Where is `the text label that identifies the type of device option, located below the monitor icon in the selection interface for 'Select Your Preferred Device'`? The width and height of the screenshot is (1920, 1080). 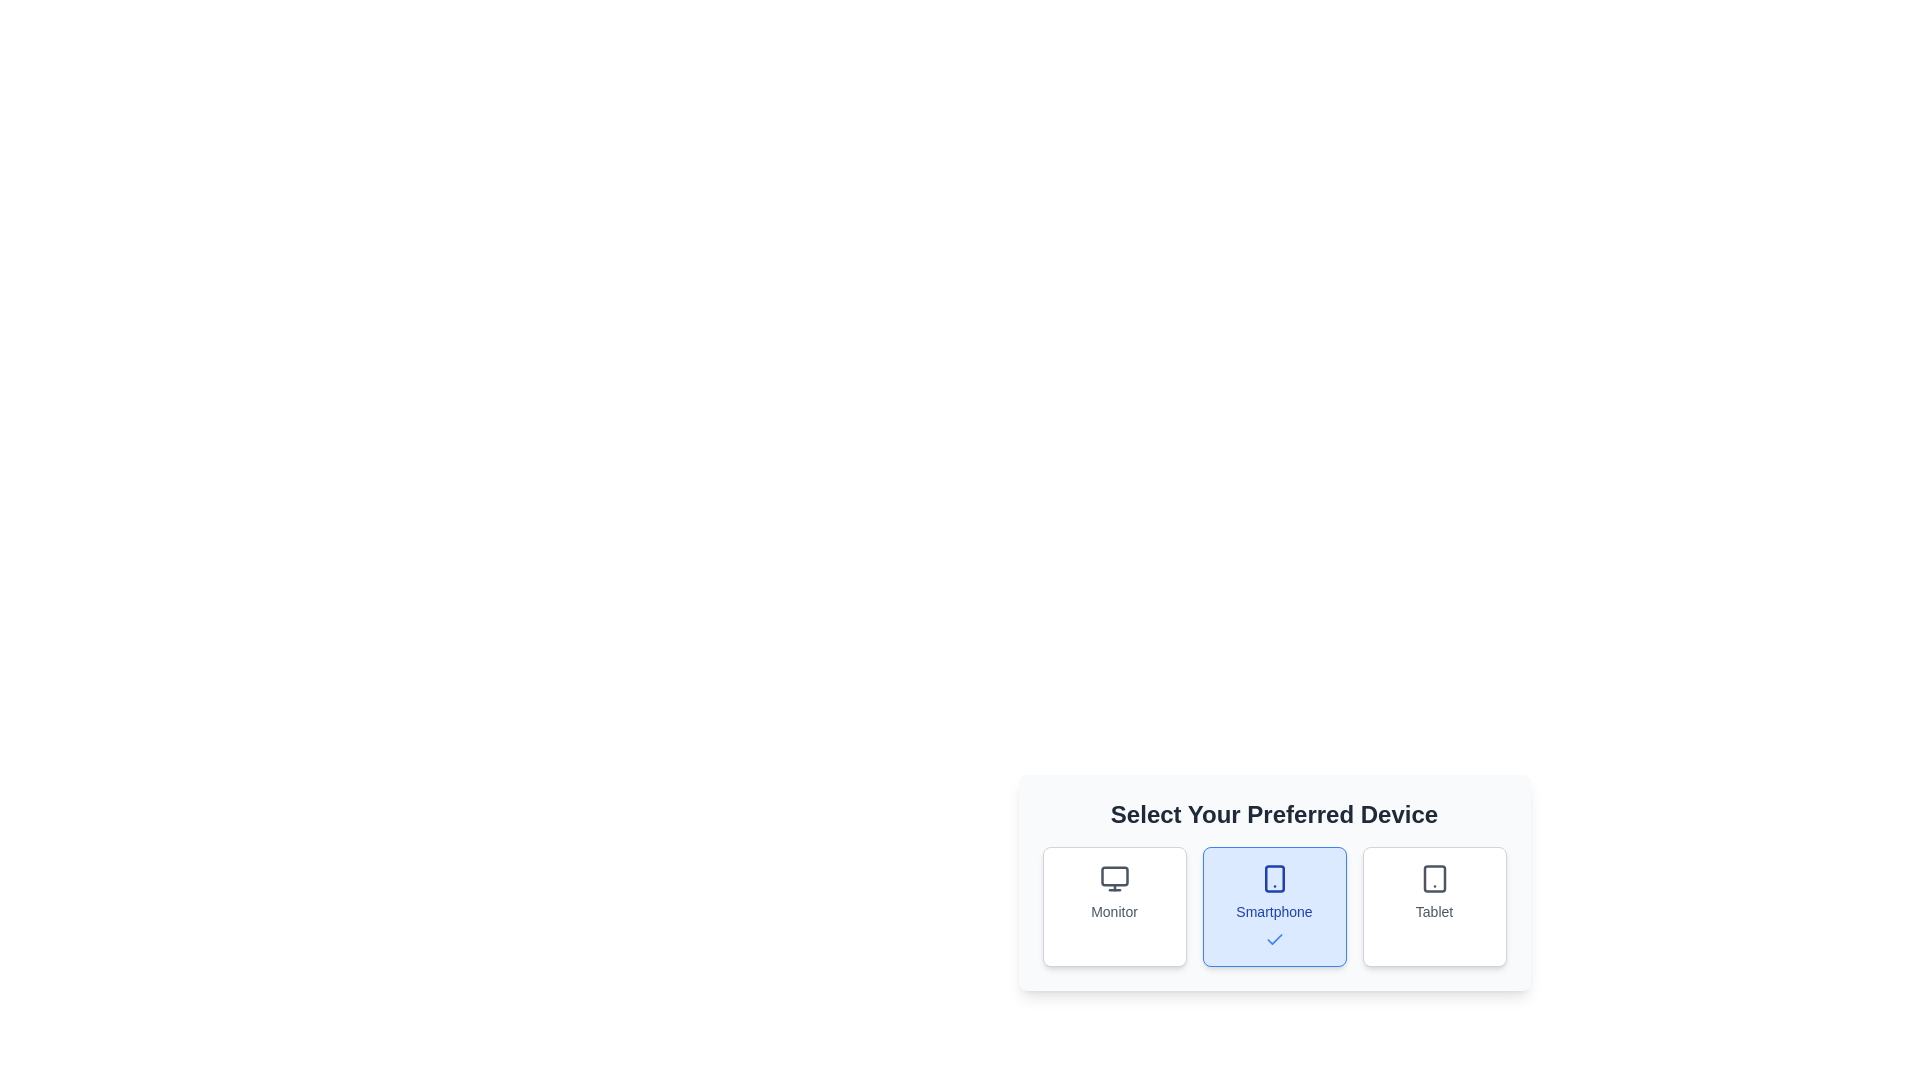
the text label that identifies the type of device option, located below the monitor icon in the selection interface for 'Select Your Preferred Device' is located at coordinates (1113, 911).